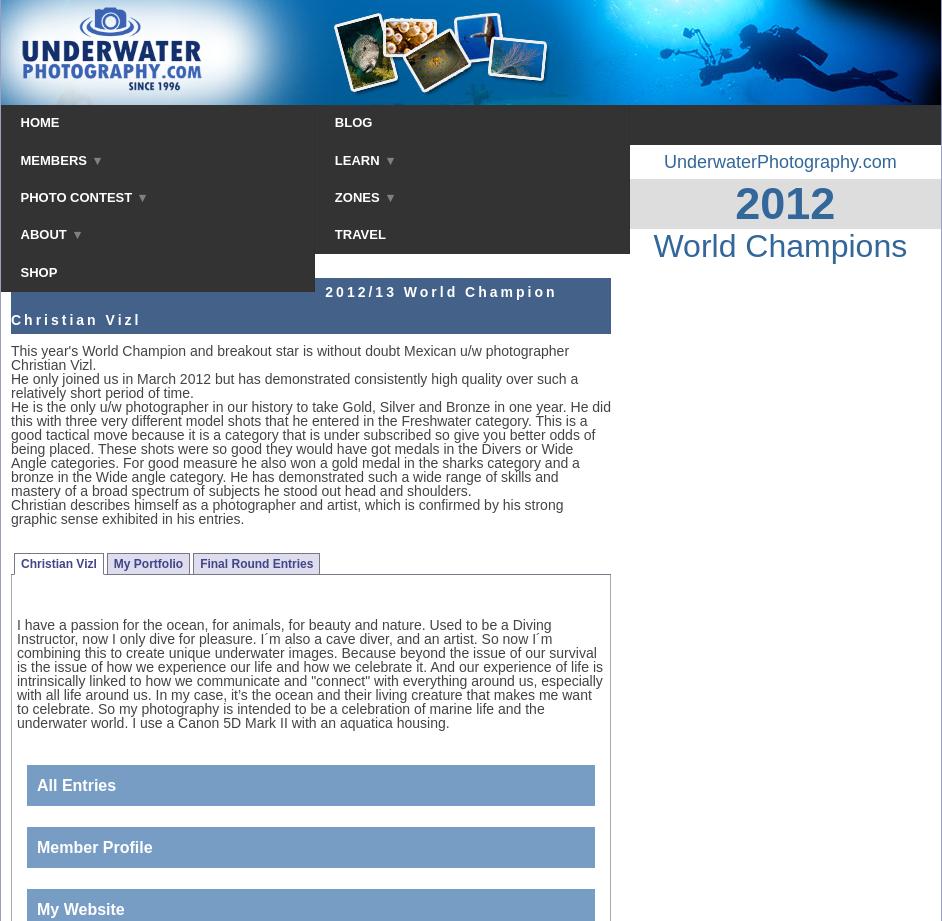 Image resolution: width=942 pixels, height=921 pixels. Describe the element at coordinates (146, 563) in the screenshot. I see `'My Portfolio'` at that location.